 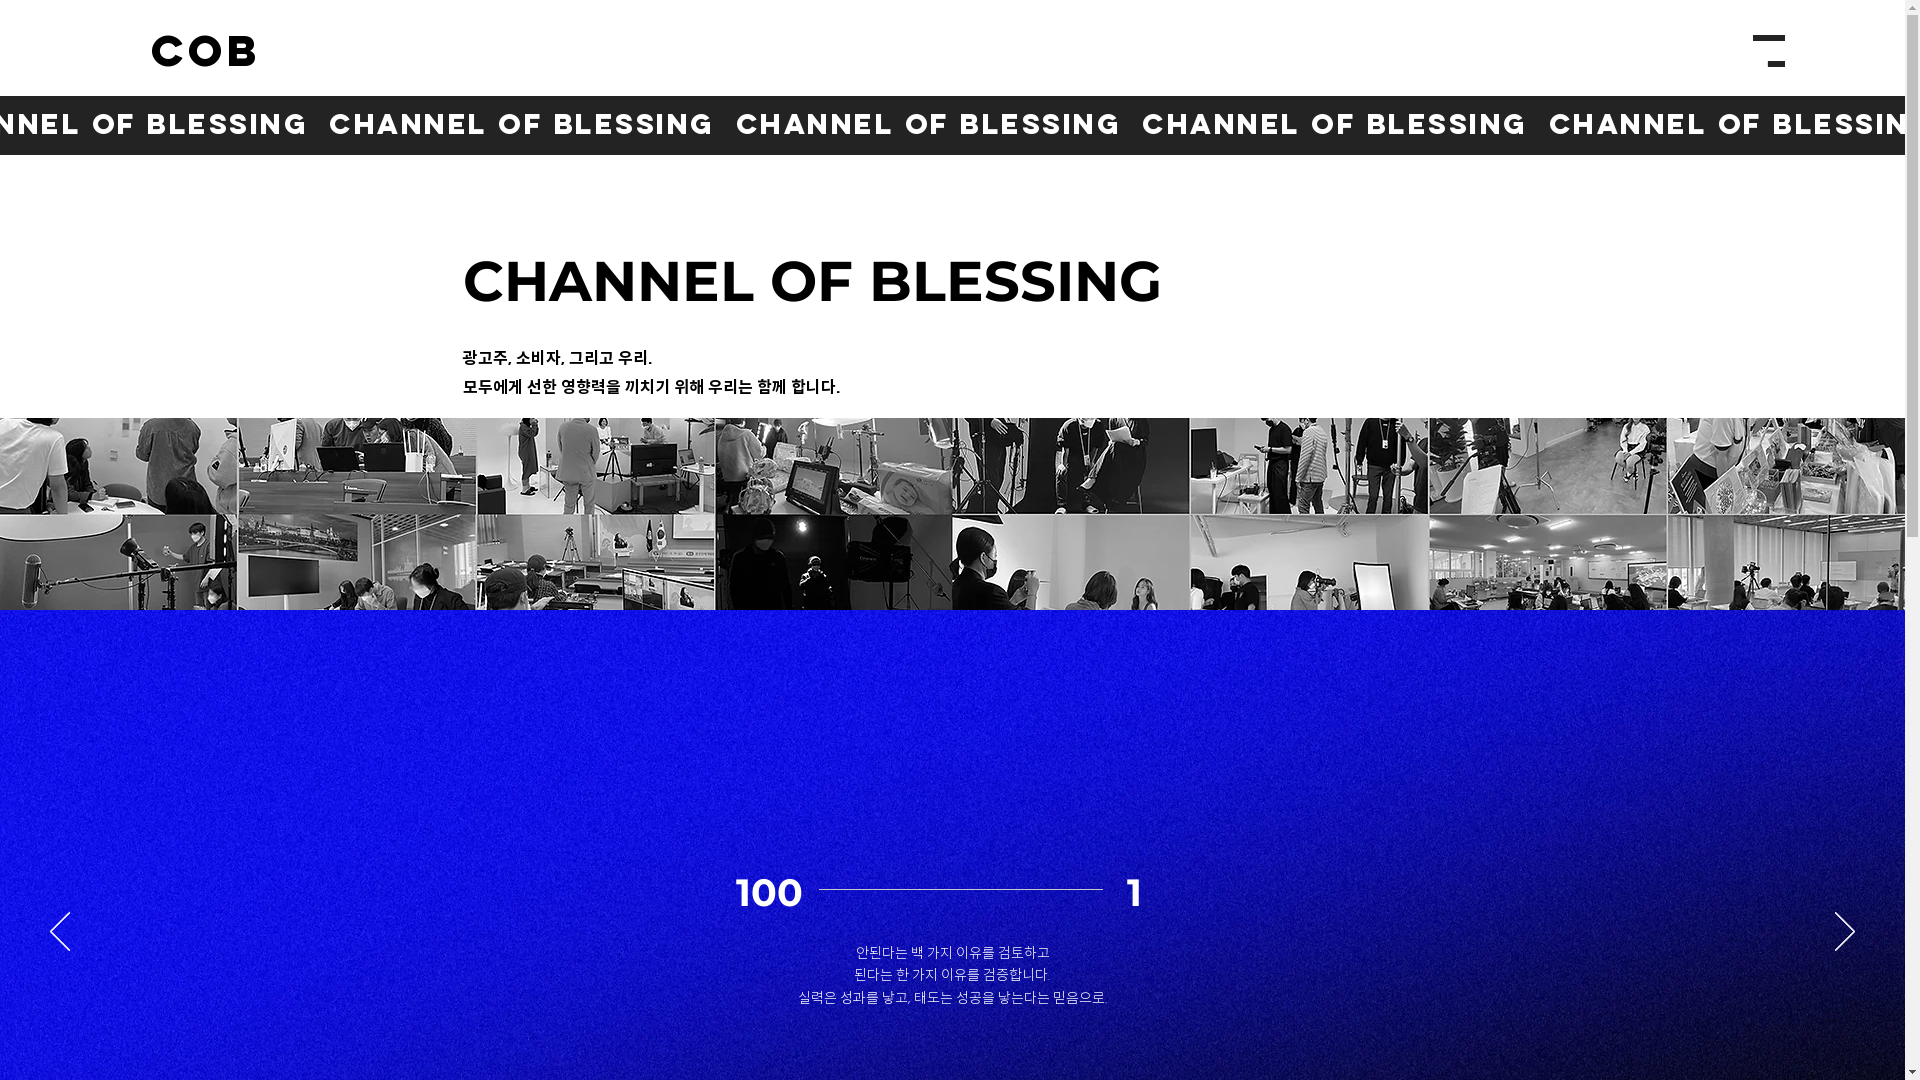 I want to click on 'COB', so click(x=206, y=51).